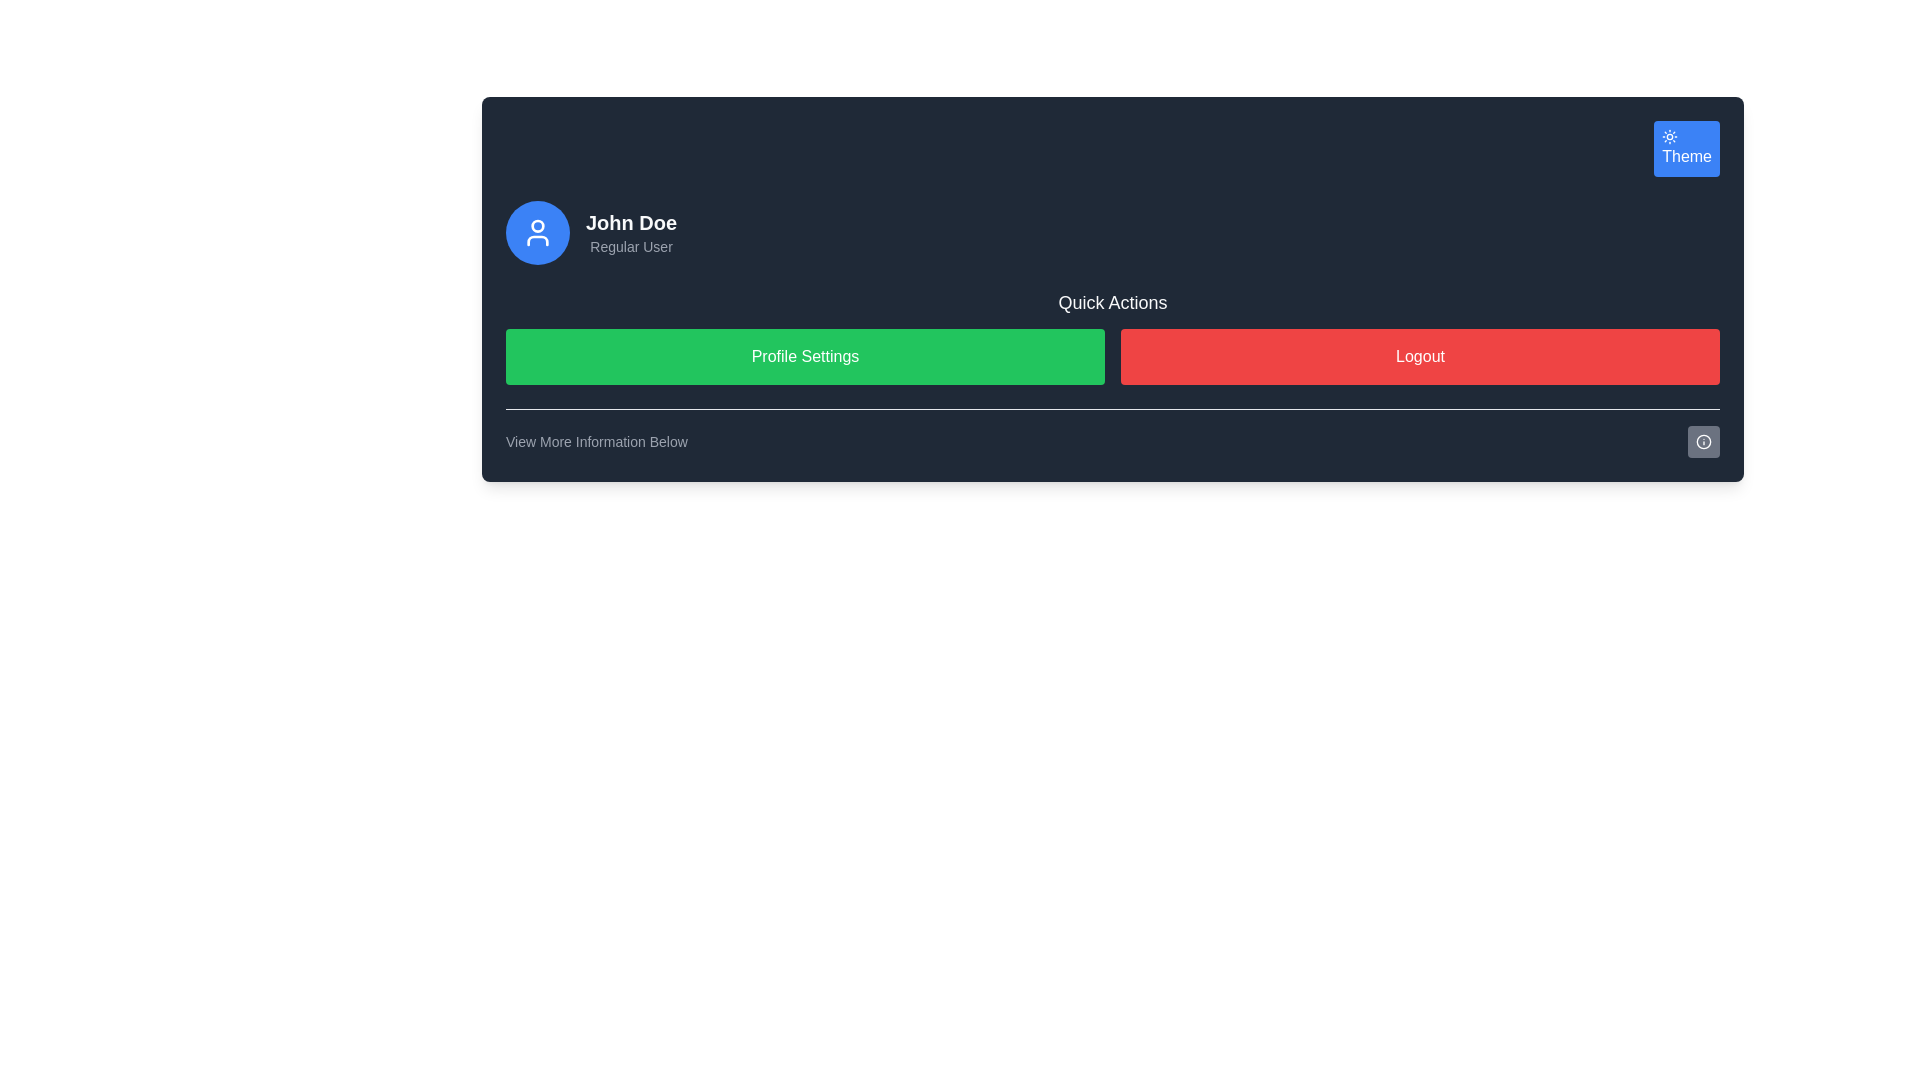 The height and width of the screenshot is (1080, 1920). I want to click on the user avatar icon located at the top left corner of the user profile card, so click(537, 231).